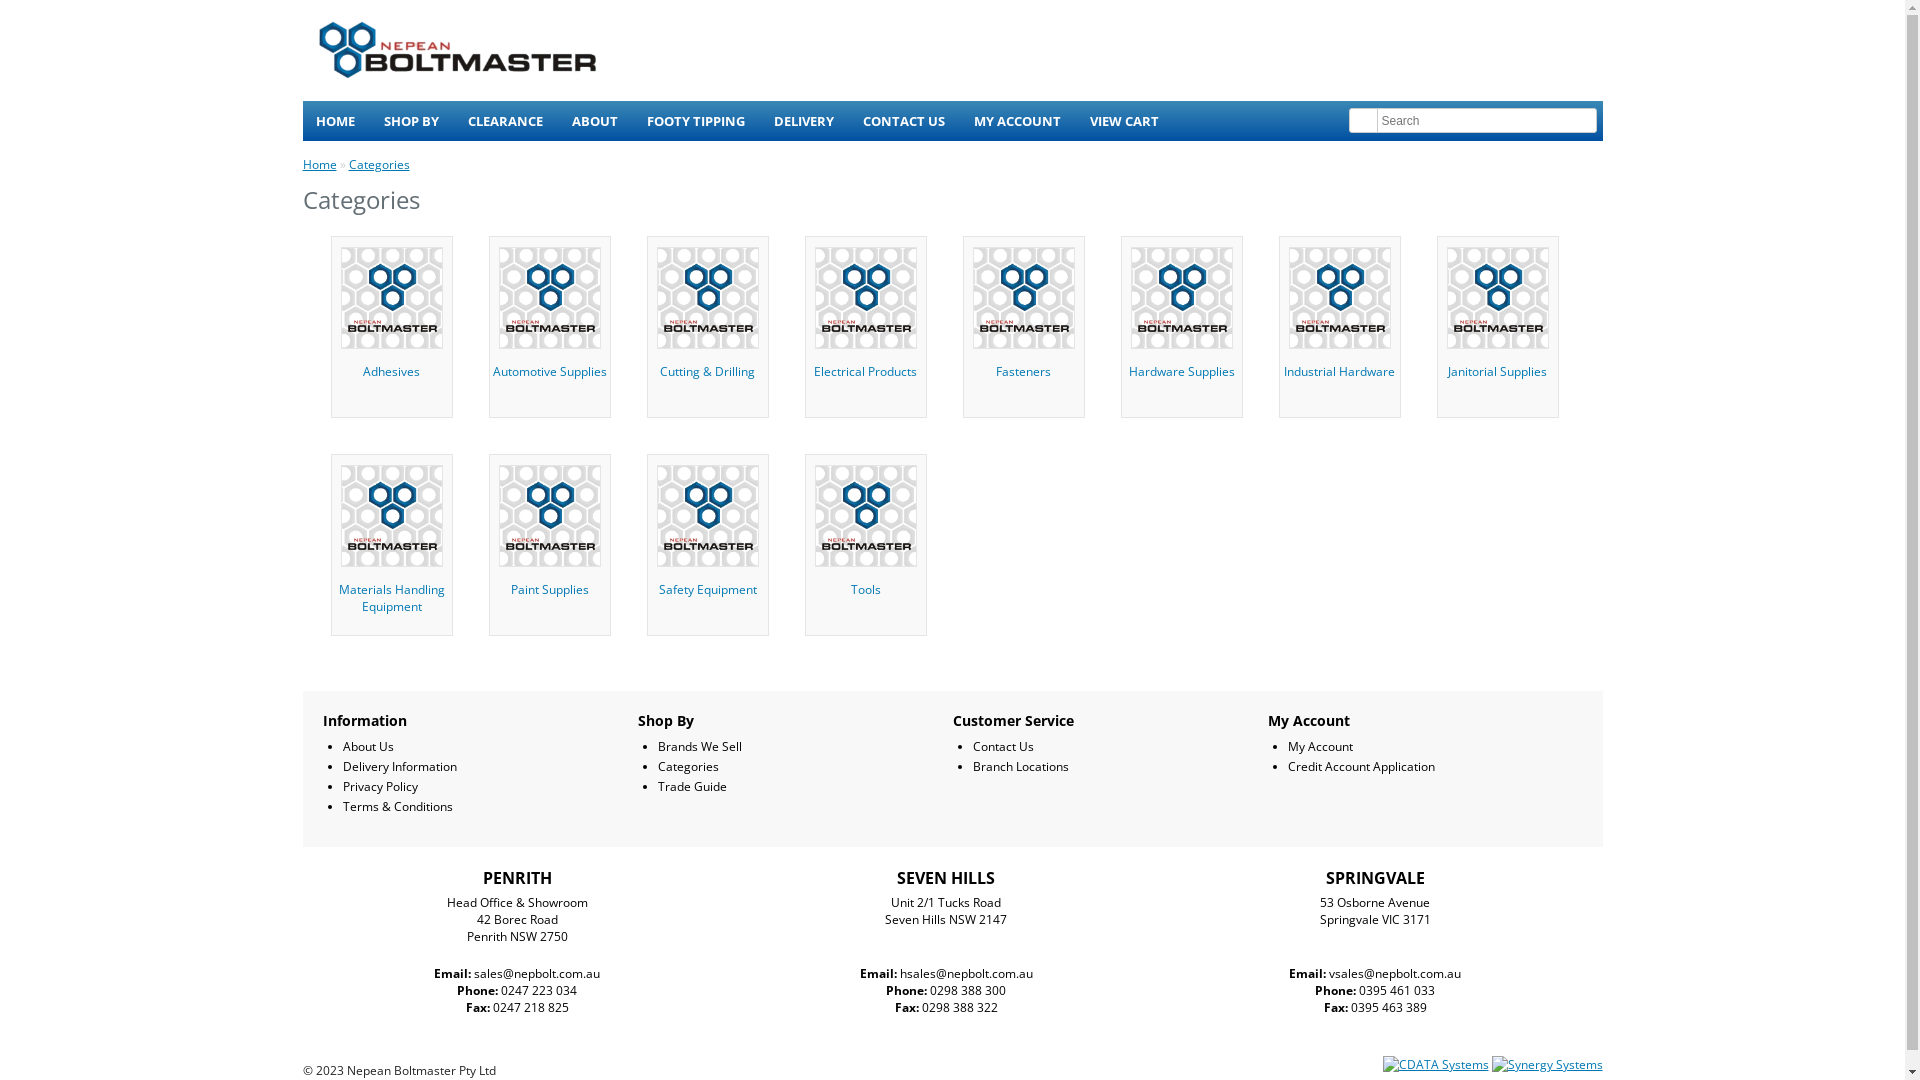  Describe the element at coordinates (1016, 120) in the screenshot. I see `'MY ACCOUNT'` at that location.